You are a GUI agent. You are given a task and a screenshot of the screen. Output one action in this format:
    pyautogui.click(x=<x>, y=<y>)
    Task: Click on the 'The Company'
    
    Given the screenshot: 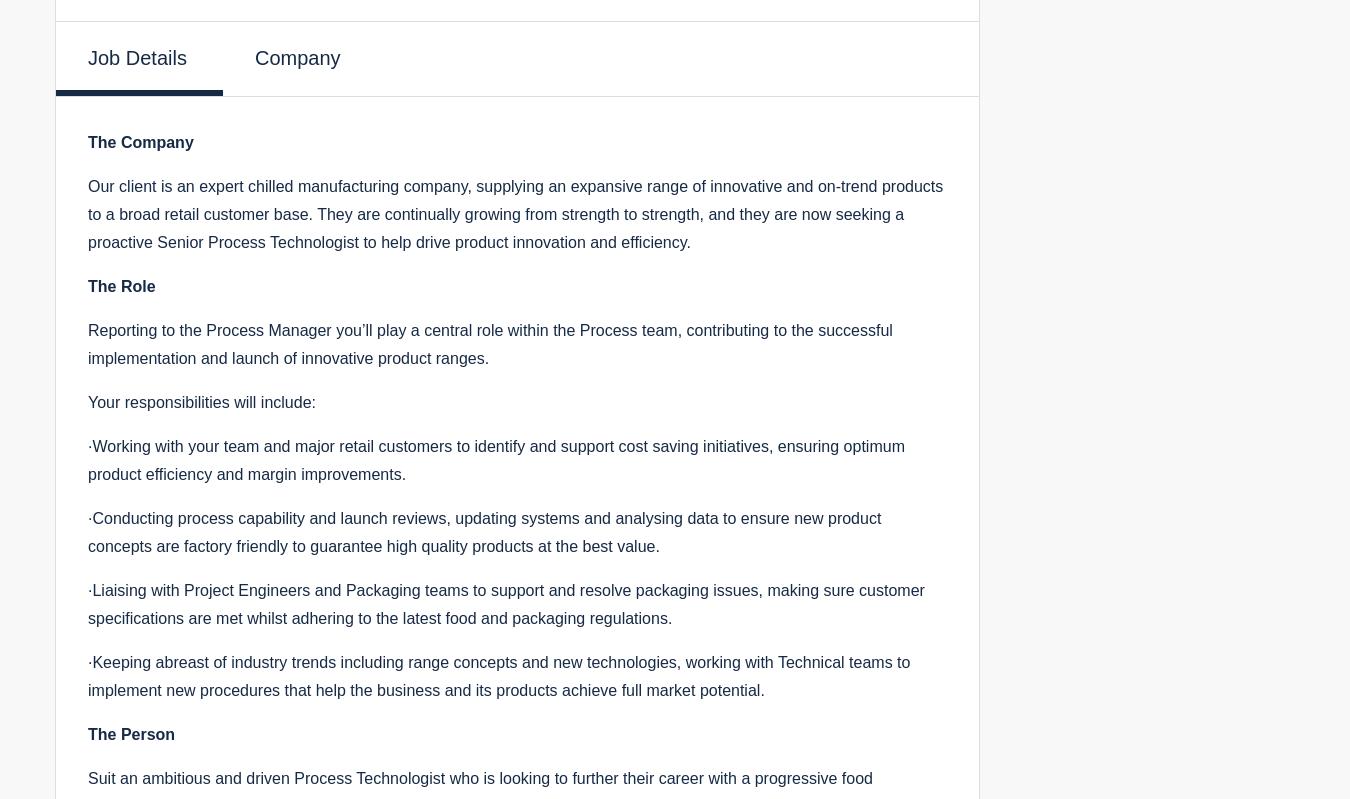 What is the action you would take?
    pyautogui.click(x=140, y=141)
    